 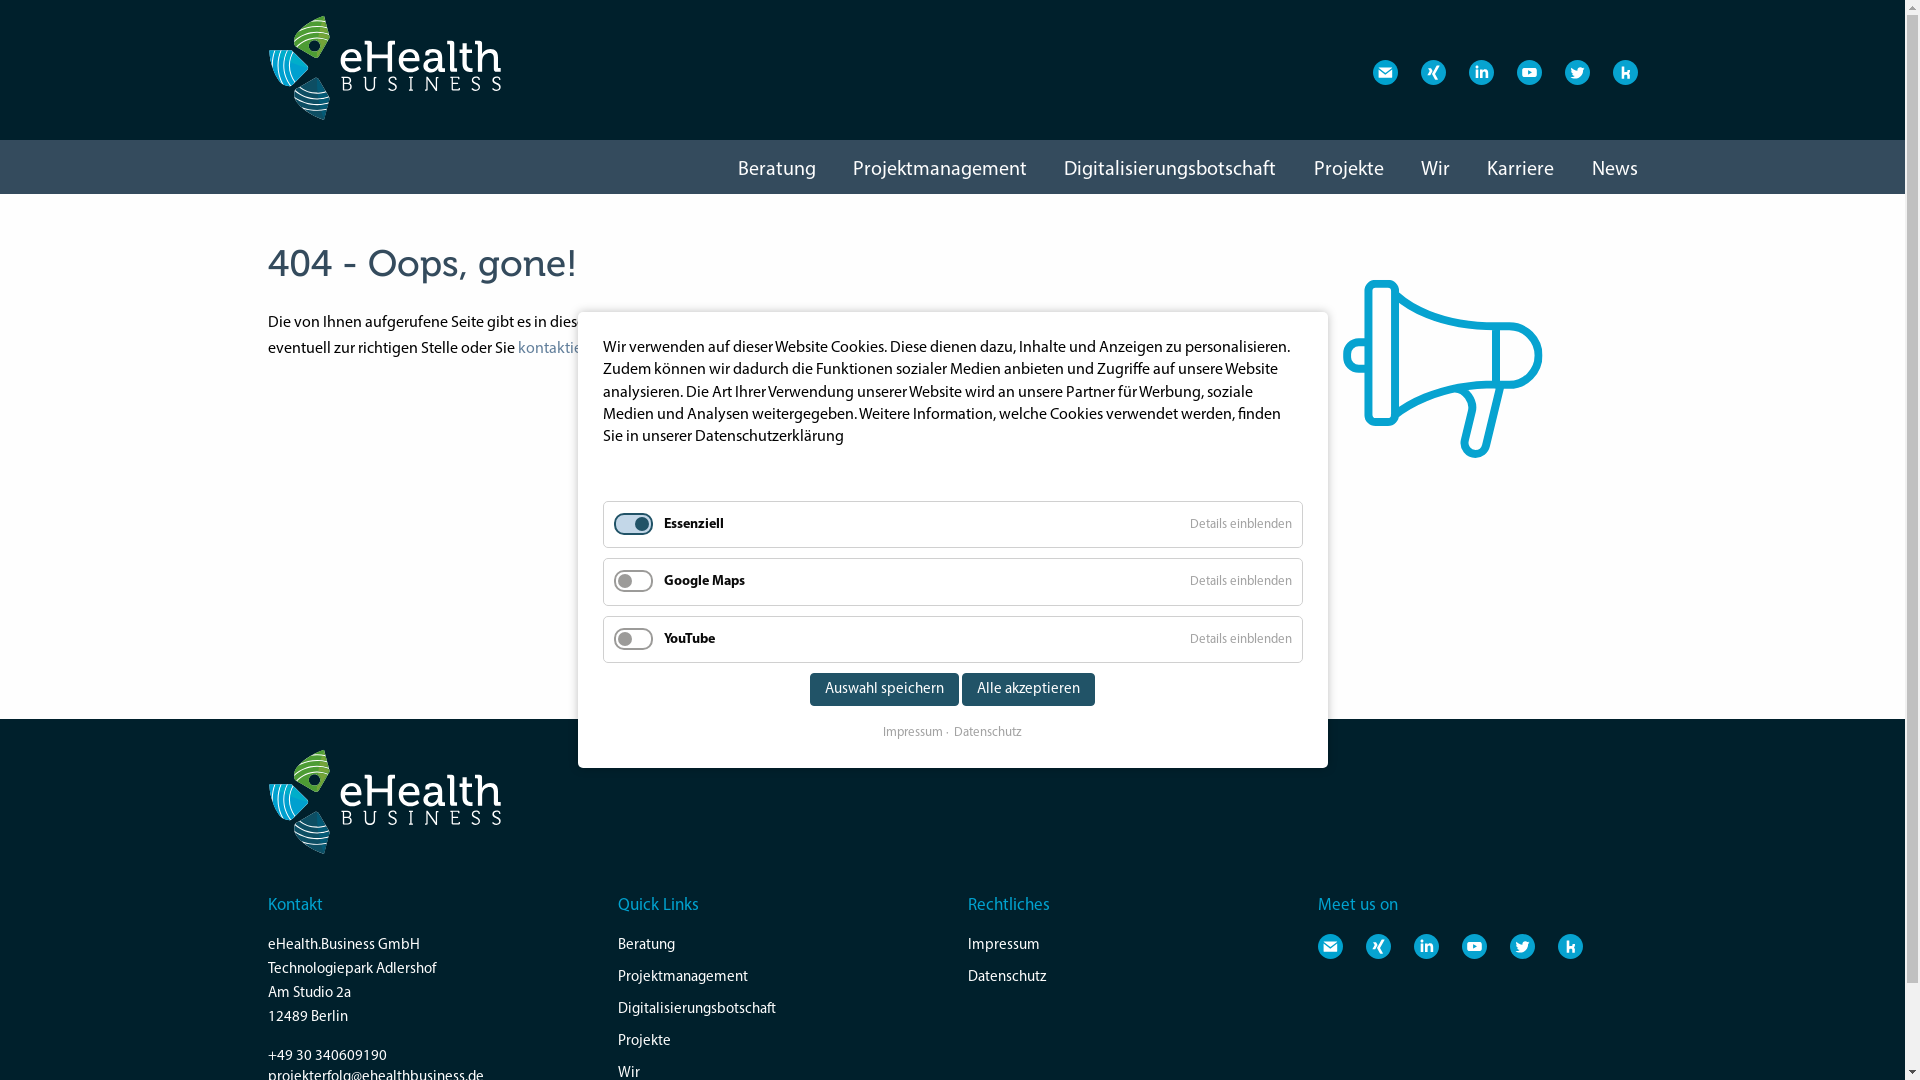 I want to click on 'Besuchen Sie uns auf XING', so click(x=1377, y=945).